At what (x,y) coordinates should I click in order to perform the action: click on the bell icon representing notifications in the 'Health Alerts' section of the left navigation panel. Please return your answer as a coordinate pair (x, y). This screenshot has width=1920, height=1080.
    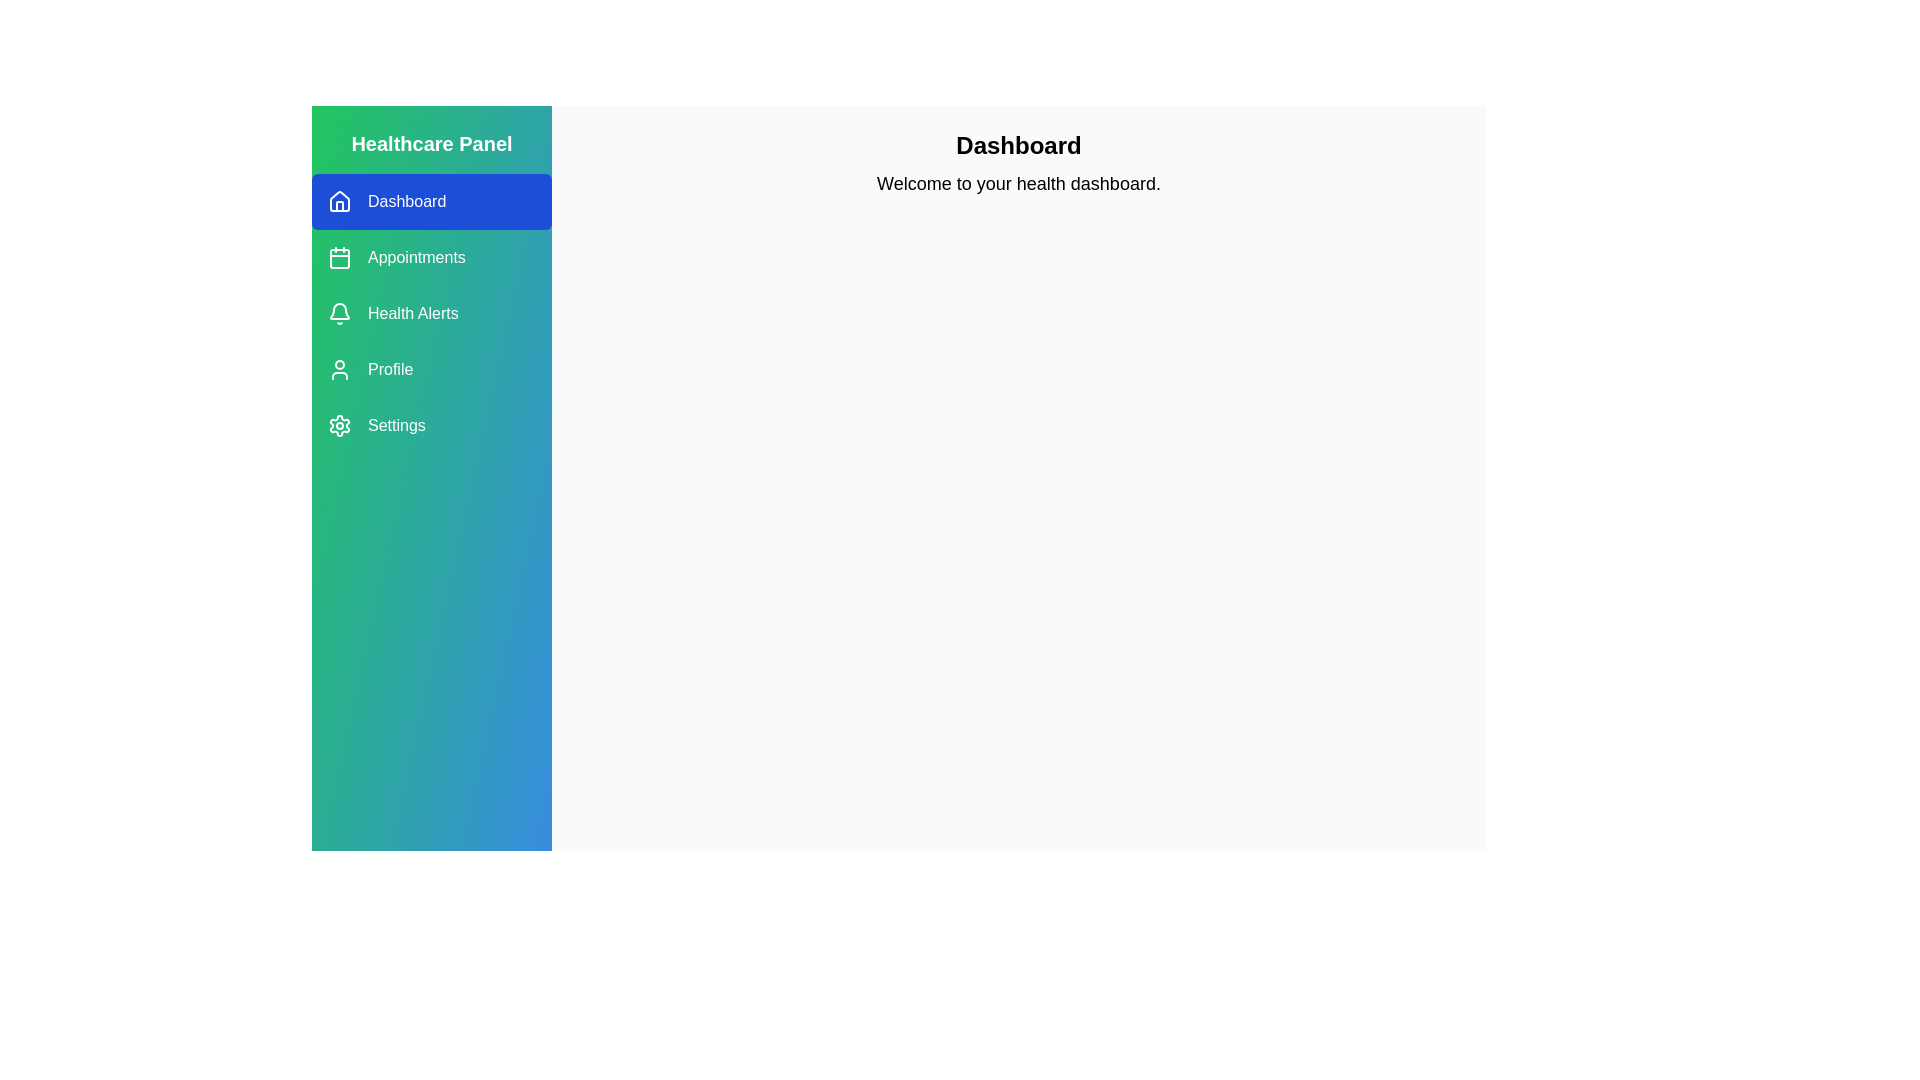
    Looking at the image, I should click on (340, 313).